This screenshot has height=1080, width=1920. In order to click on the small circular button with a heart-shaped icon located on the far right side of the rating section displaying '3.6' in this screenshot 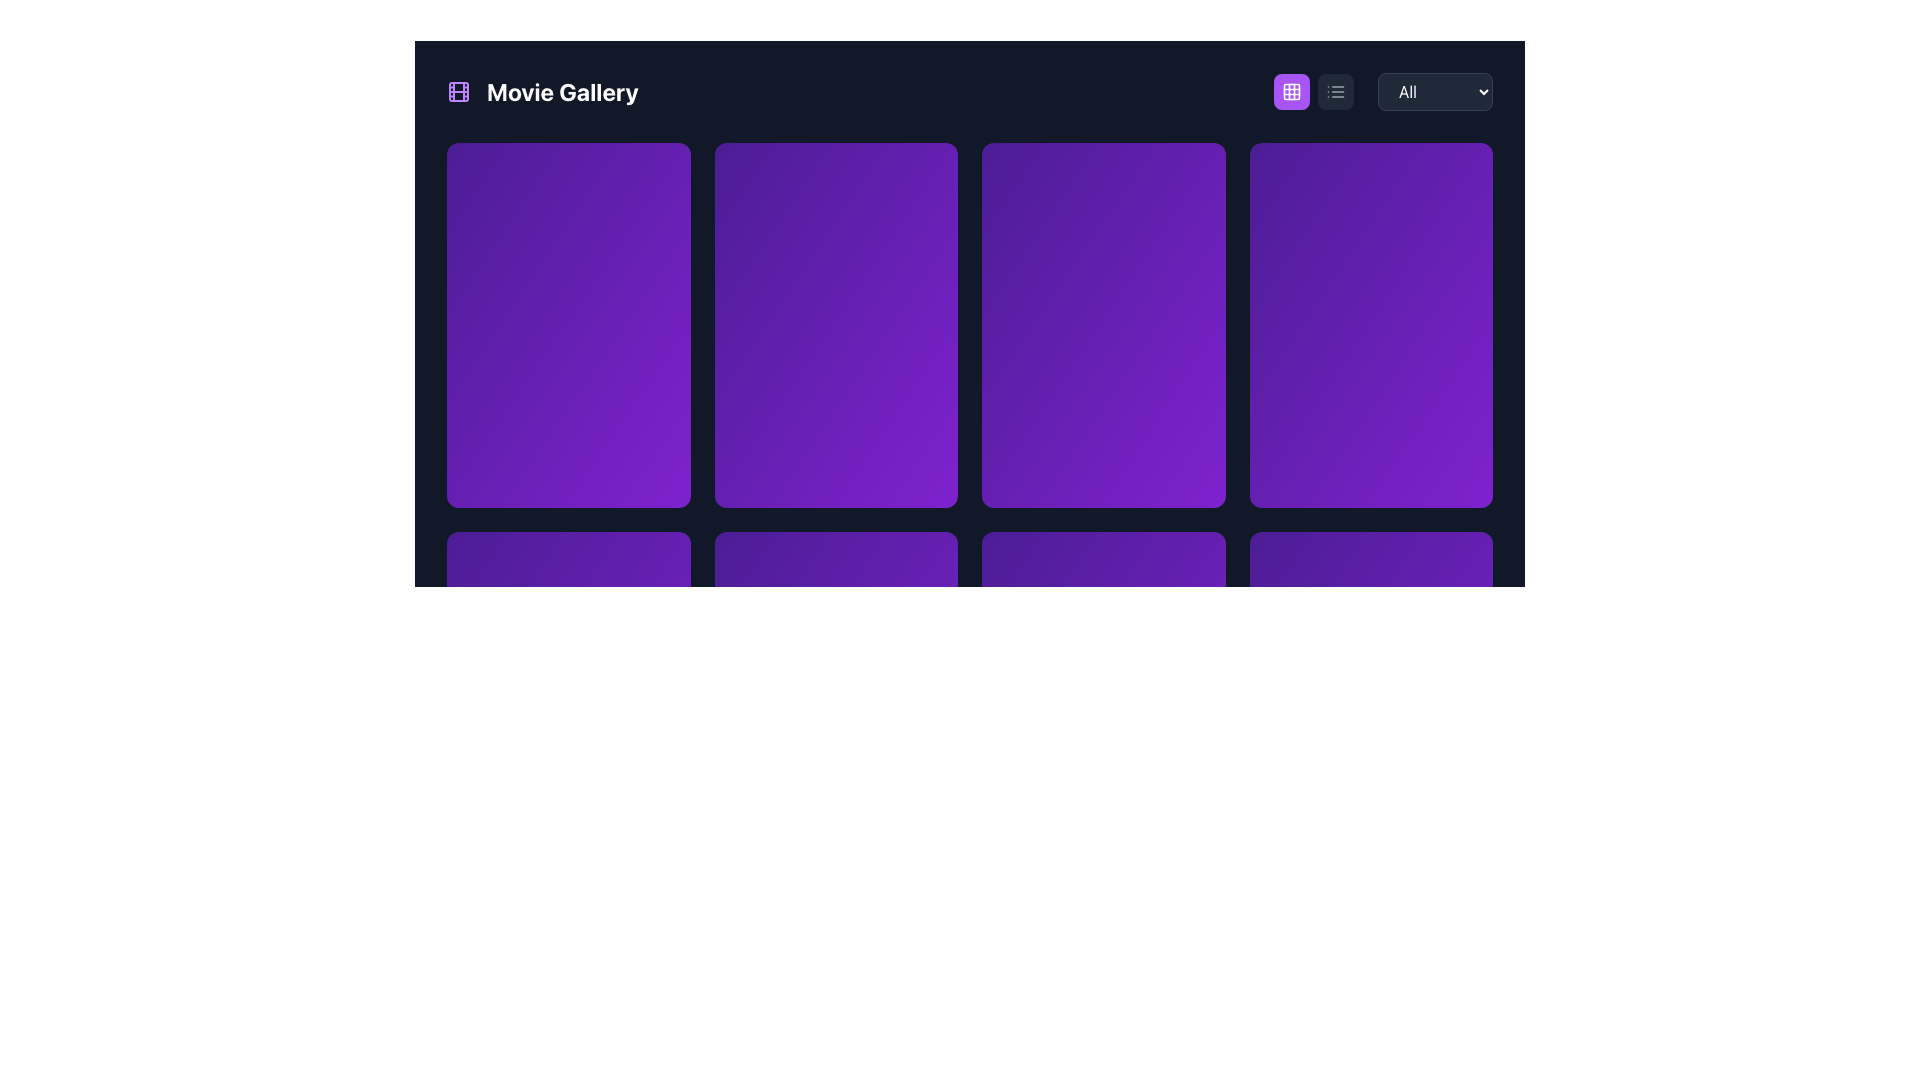, I will do `click(925, 564)`.